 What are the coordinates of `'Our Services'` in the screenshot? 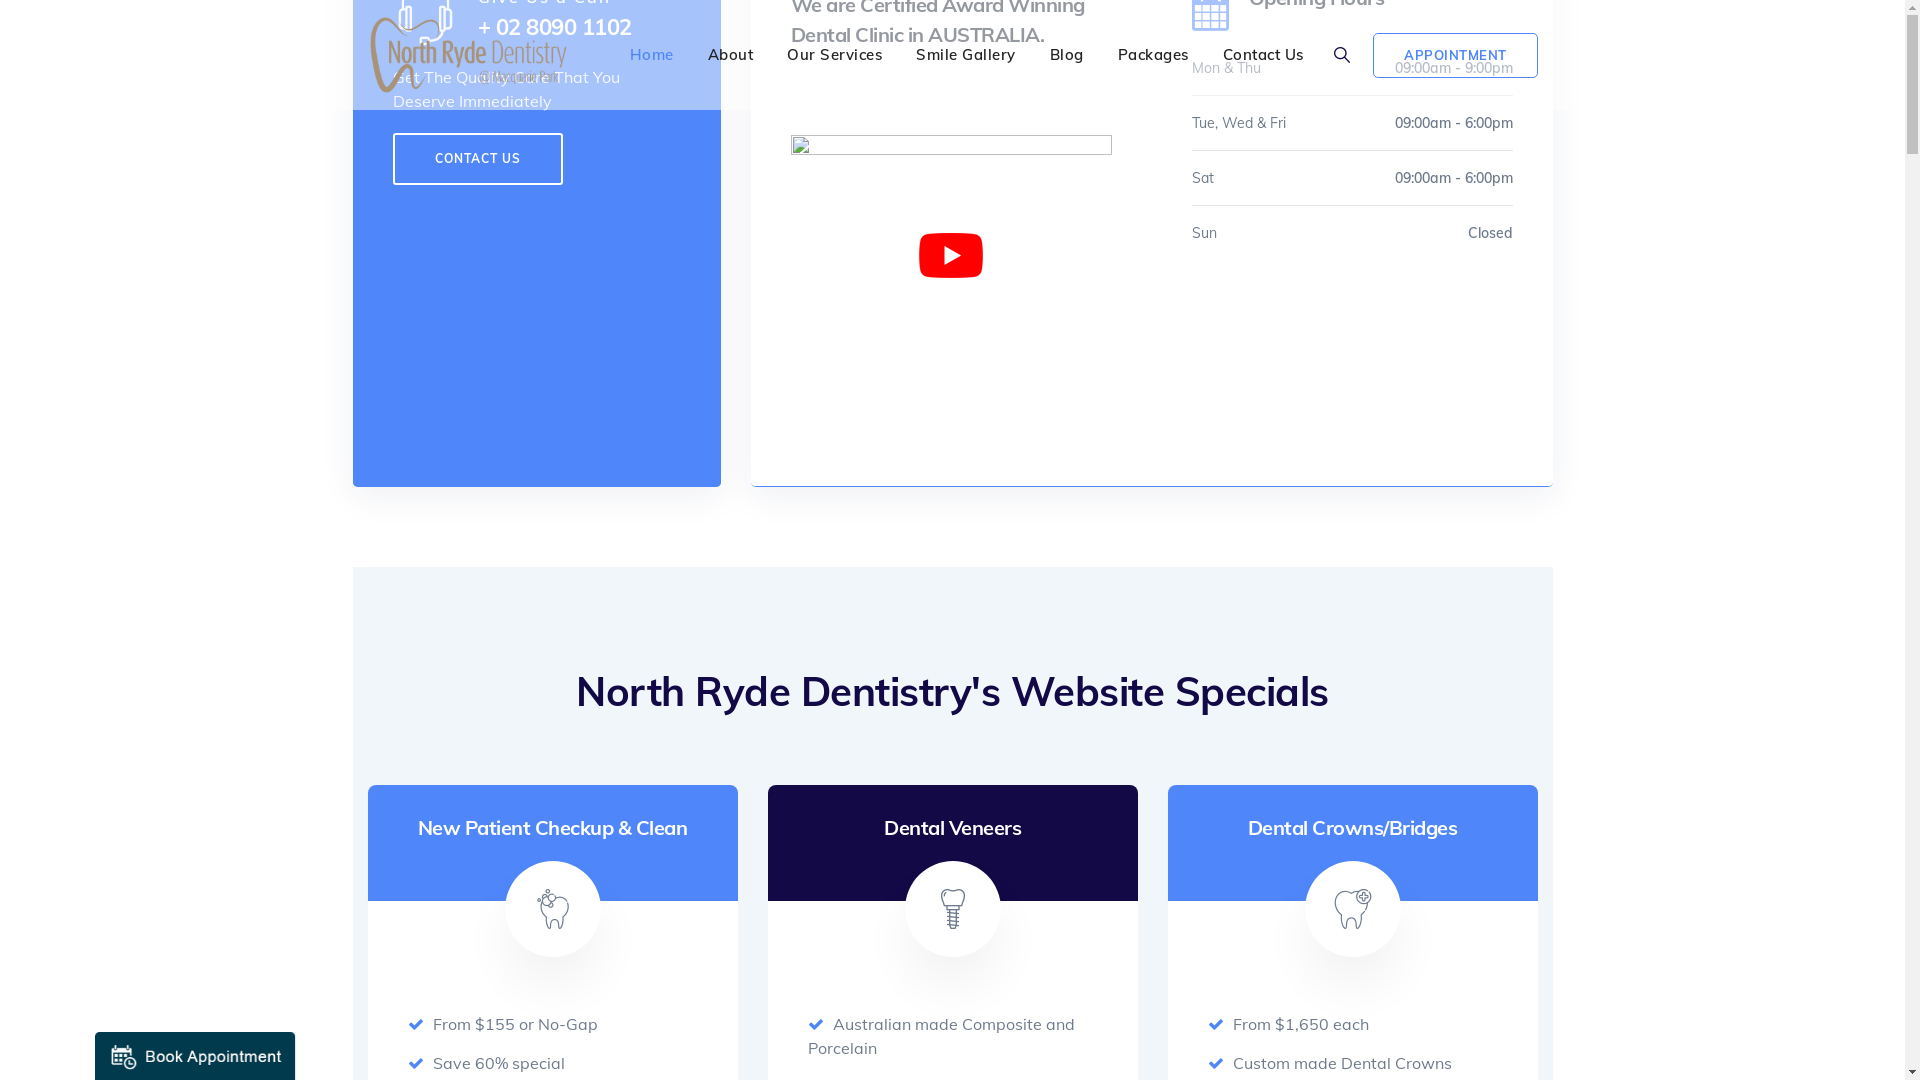 It's located at (834, 53).